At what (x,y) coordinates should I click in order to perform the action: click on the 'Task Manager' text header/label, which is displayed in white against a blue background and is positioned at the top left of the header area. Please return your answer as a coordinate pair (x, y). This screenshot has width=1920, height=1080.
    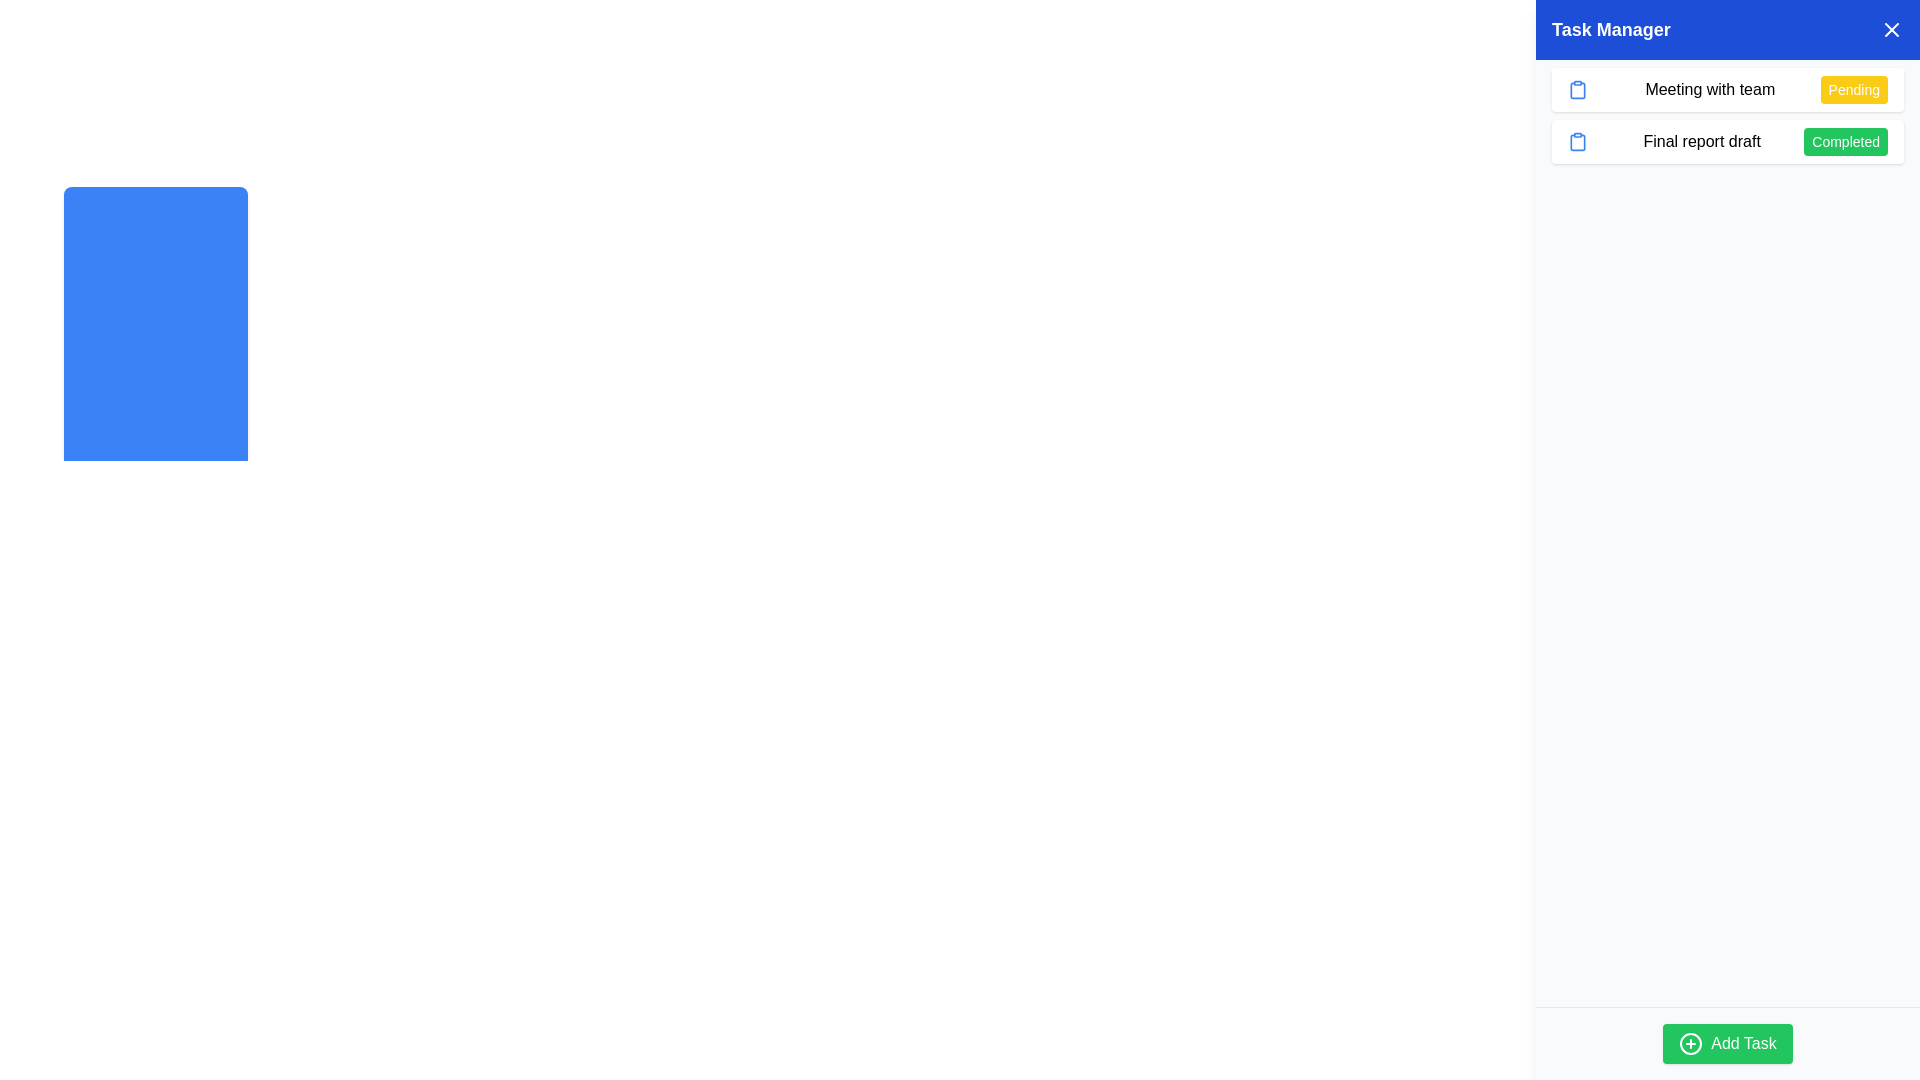
    Looking at the image, I should click on (1611, 30).